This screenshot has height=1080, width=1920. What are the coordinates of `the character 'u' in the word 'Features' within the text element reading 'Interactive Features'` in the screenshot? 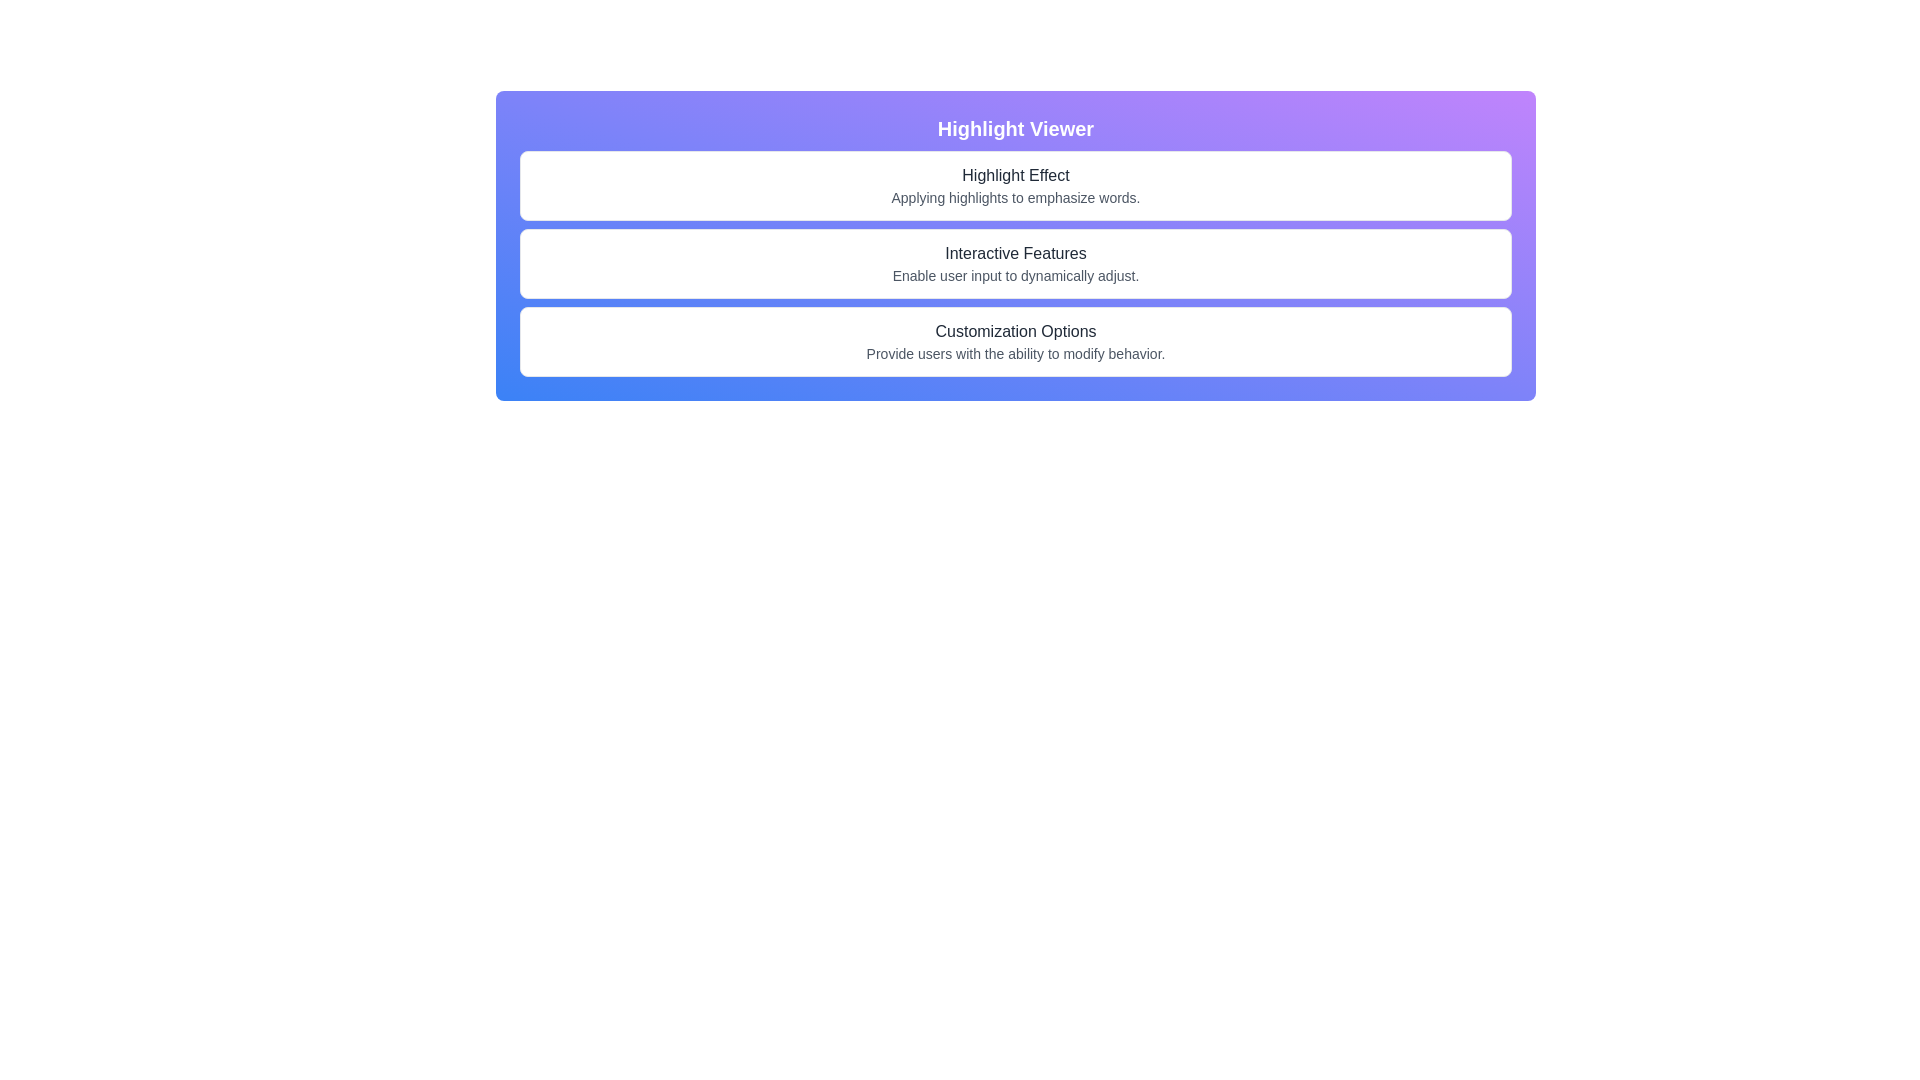 It's located at (1059, 252).